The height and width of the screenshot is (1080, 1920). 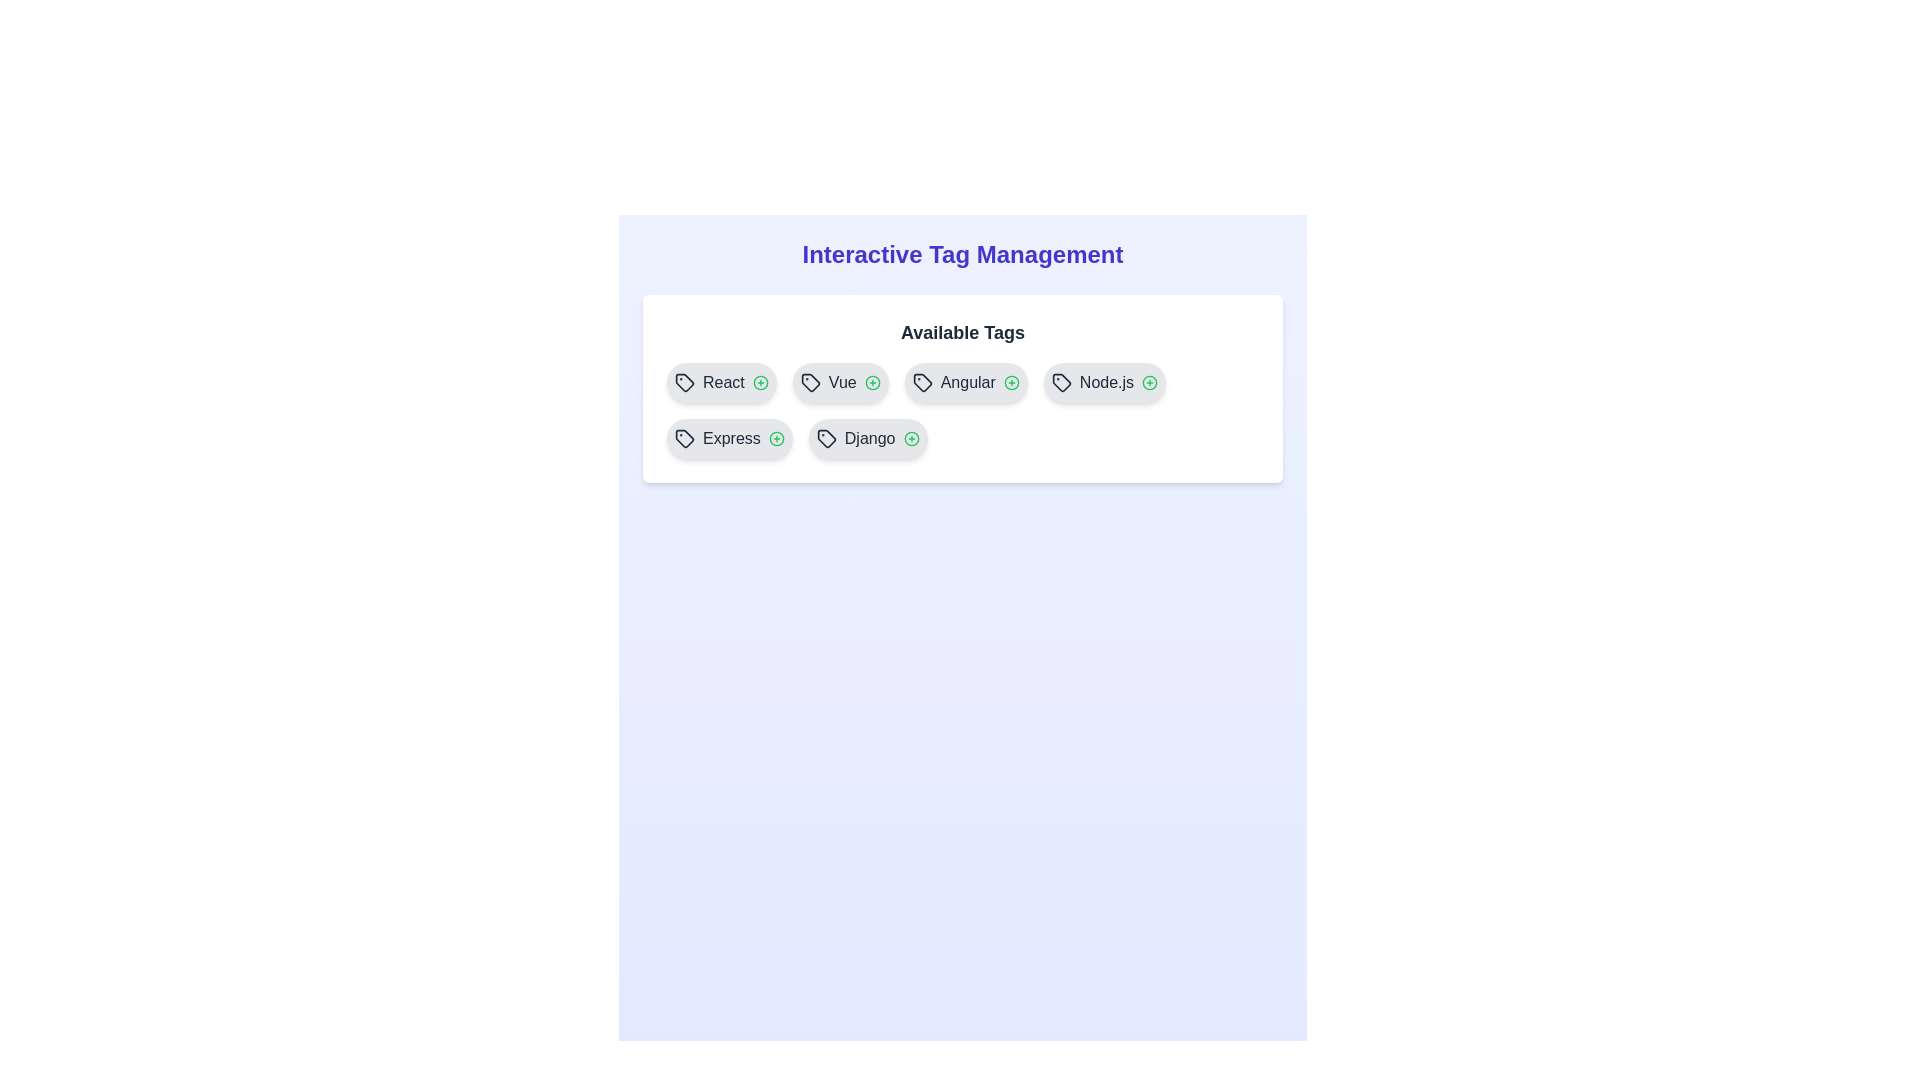 What do you see at coordinates (685, 382) in the screenshot?
I see `the tag icon located within the 'React' button in the top-left corner of the 'Available Tags' section` at bounding box center [685, 382].